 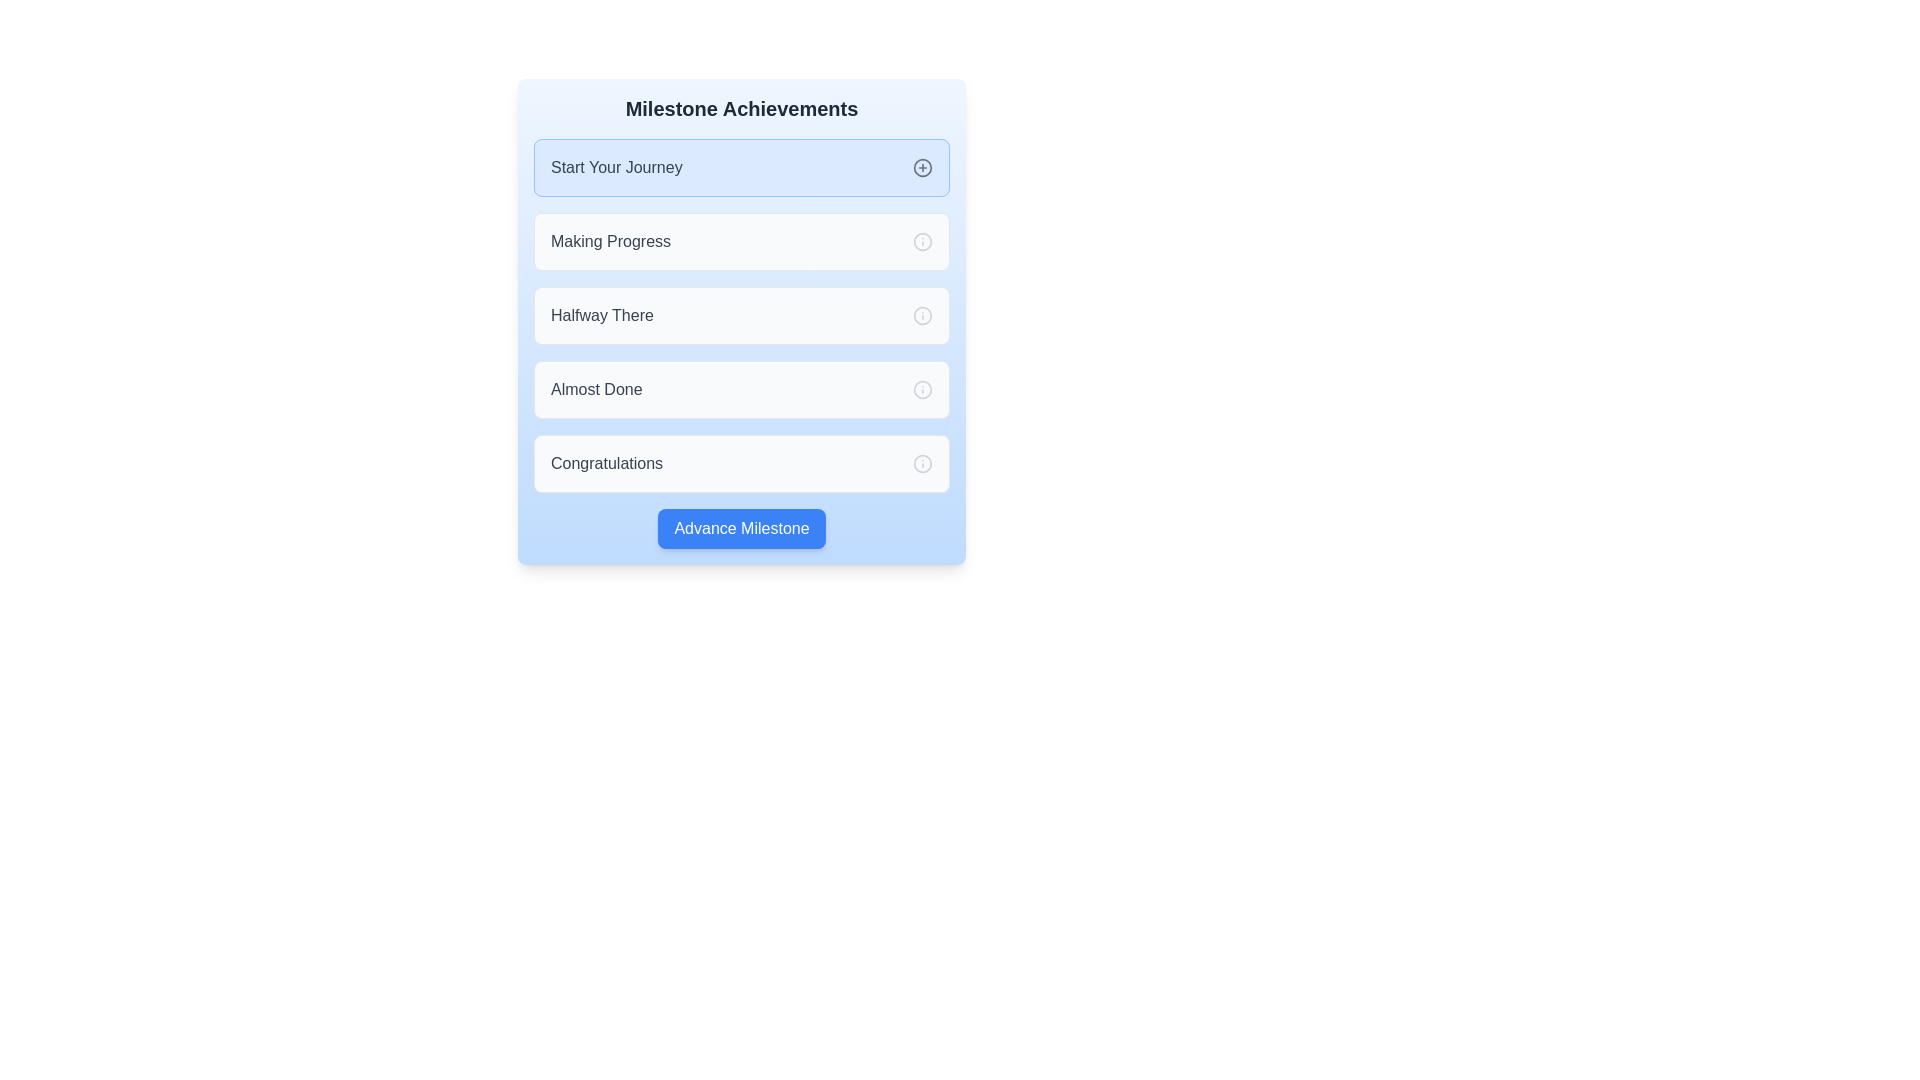 What do you see at coordinates (921, 389) in the screenshot?
I see `the light gray stroke circle icon, which is part of the info icon group positioned in the middle right of the 'Almost Done' section` at bounding box center [921, 389].